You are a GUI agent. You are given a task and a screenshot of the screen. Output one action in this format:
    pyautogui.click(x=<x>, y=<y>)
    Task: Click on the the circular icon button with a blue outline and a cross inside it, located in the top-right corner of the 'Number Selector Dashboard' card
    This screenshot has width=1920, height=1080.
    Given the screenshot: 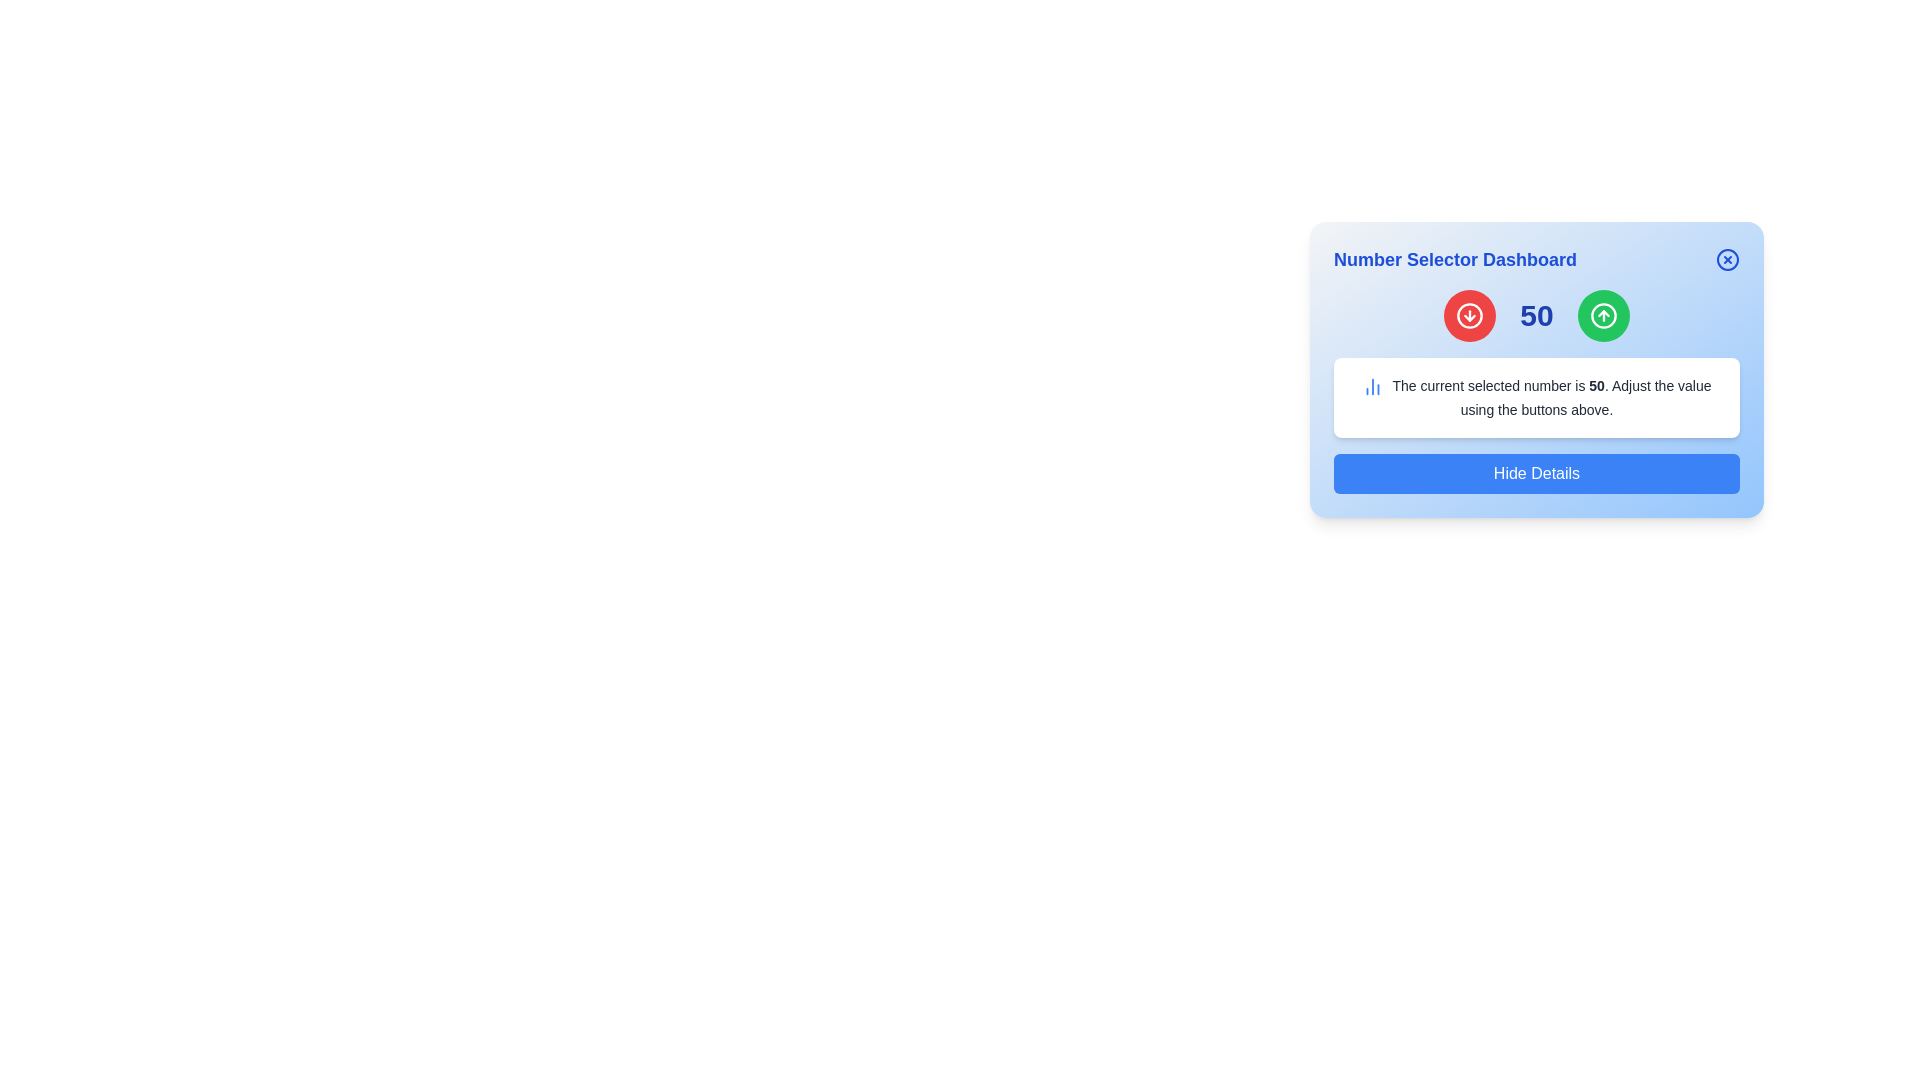 What is the action you would take?
    pyautogui.click(x=1727, y=258)
    